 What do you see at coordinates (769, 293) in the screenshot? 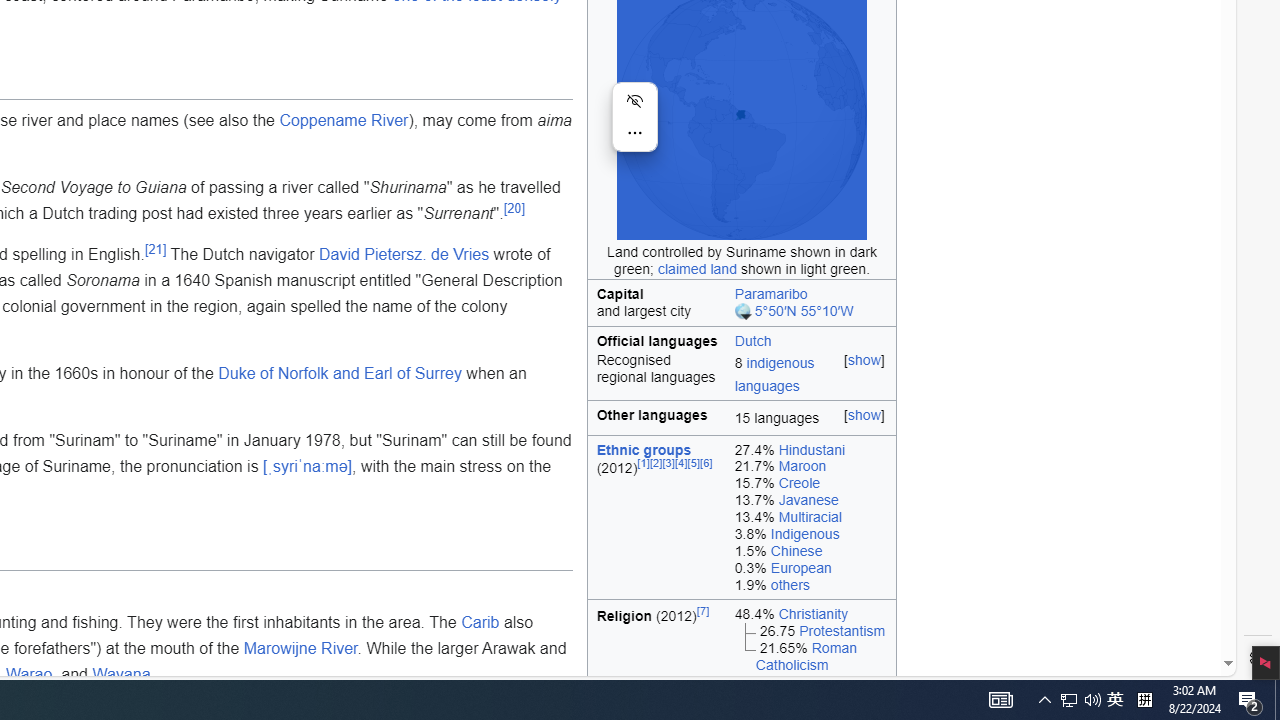
I see `'Paramaribo'` at bounding box center [769, 293].